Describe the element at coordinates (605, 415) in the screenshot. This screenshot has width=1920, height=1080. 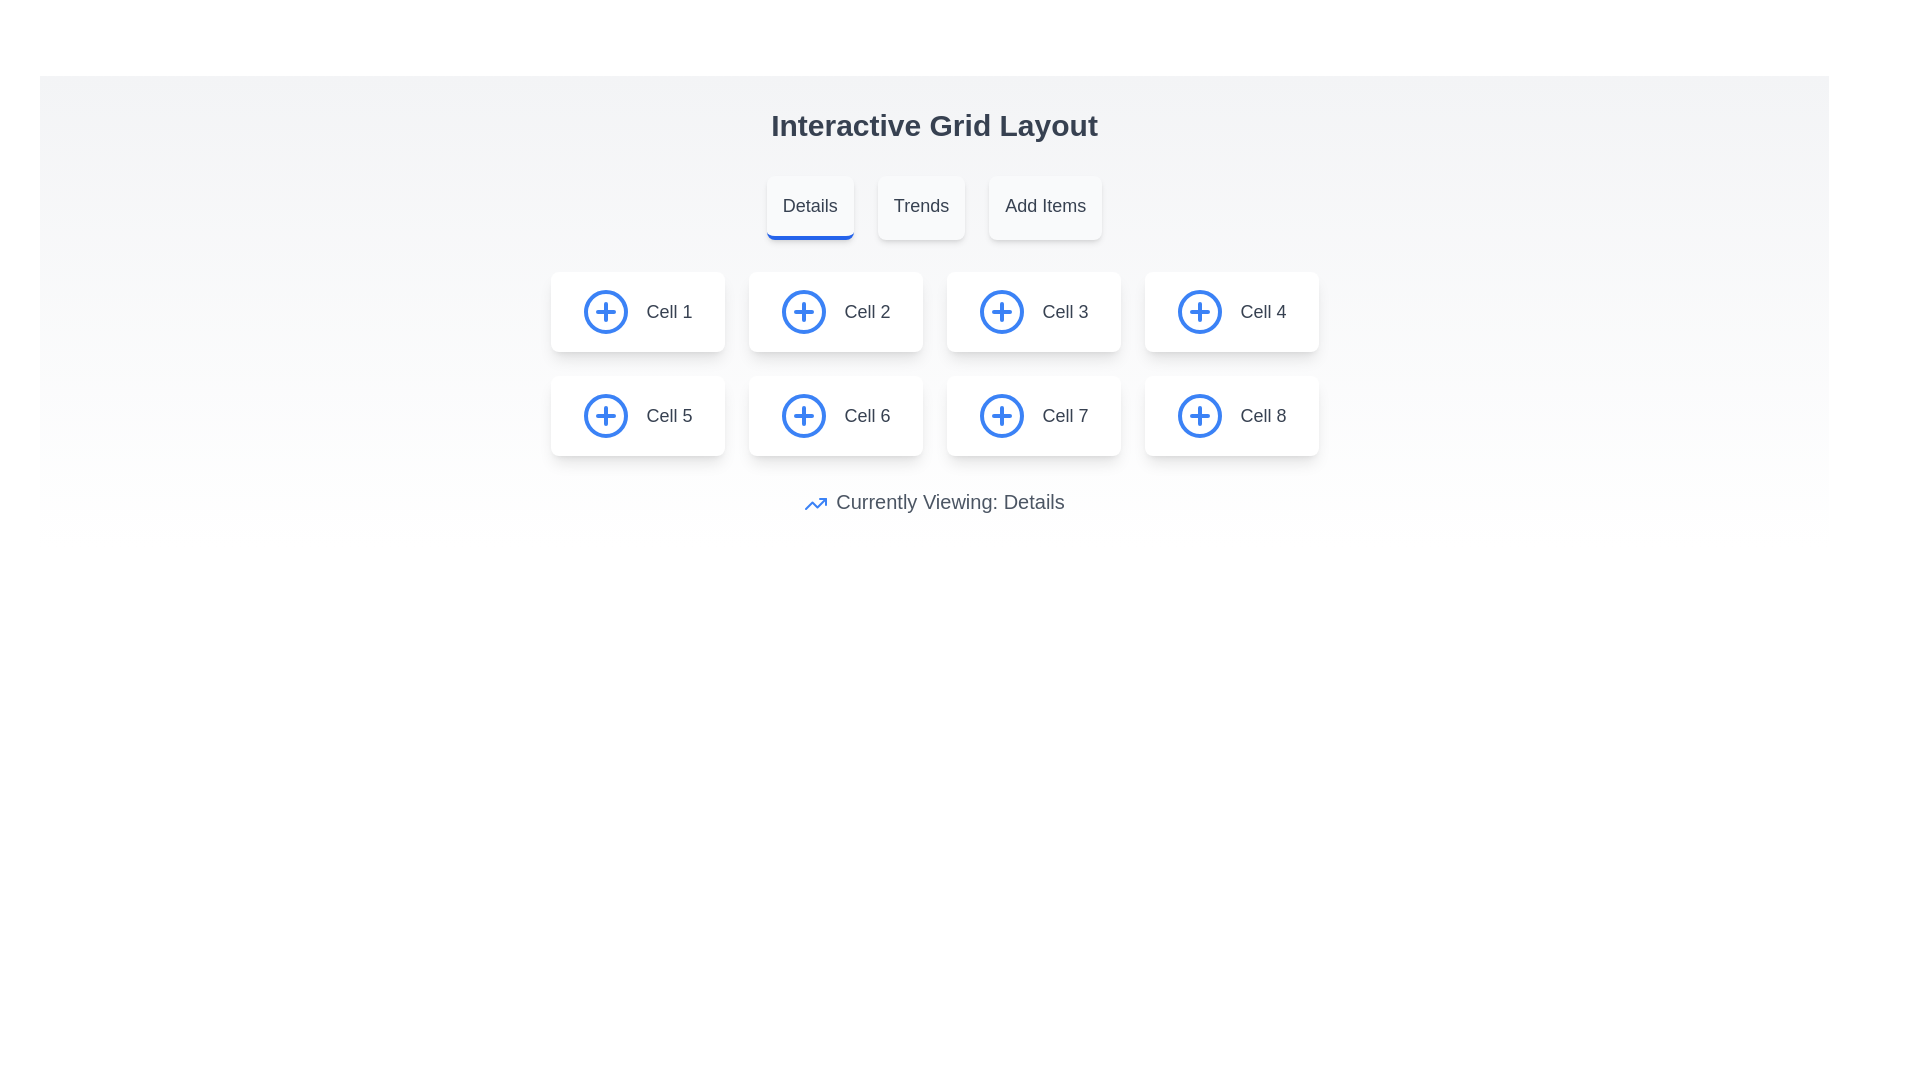
I see `the circular SVG element with a blue outline and a solid blue '+' icon, located at the center of the button labeled 'Cell 5'` at that location.